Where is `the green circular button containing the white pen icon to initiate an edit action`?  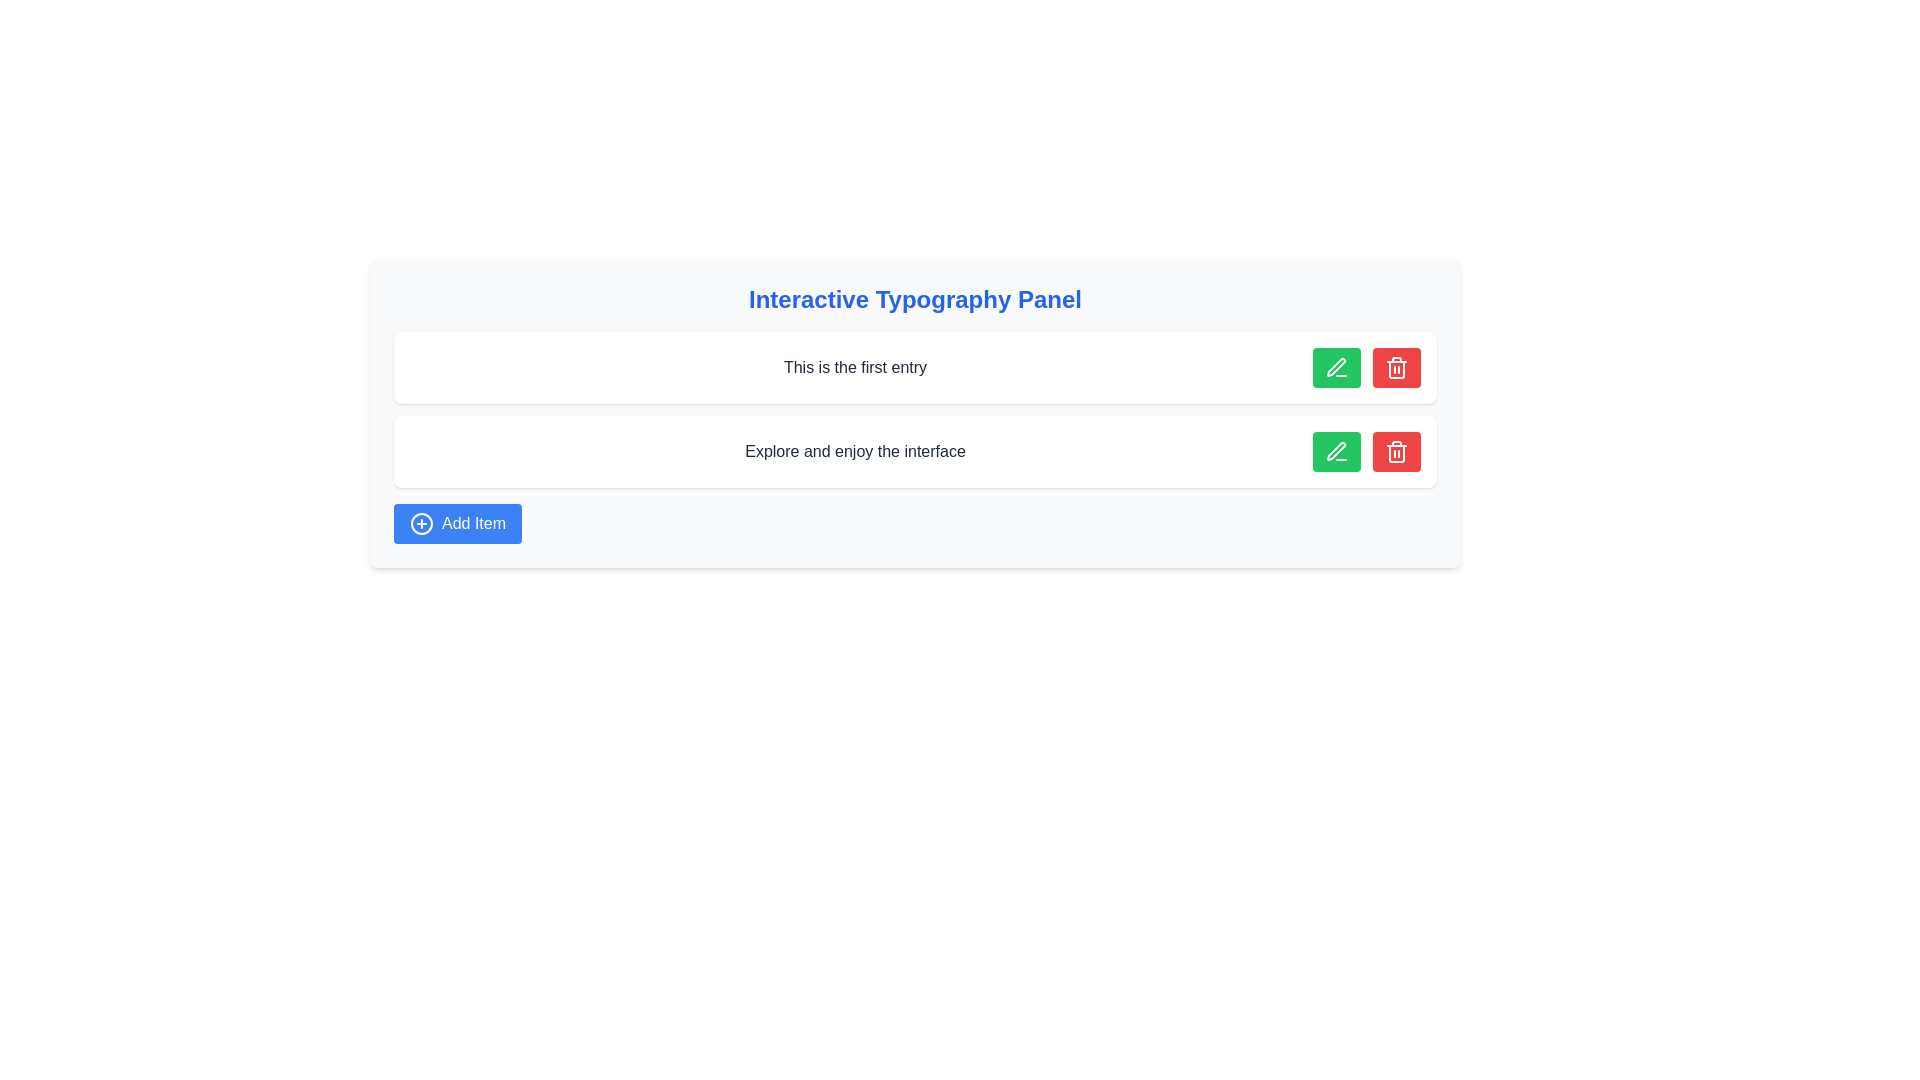
the green circular button containing the white pen icon to initiate an edit action is located at coordinates (1337, 451).